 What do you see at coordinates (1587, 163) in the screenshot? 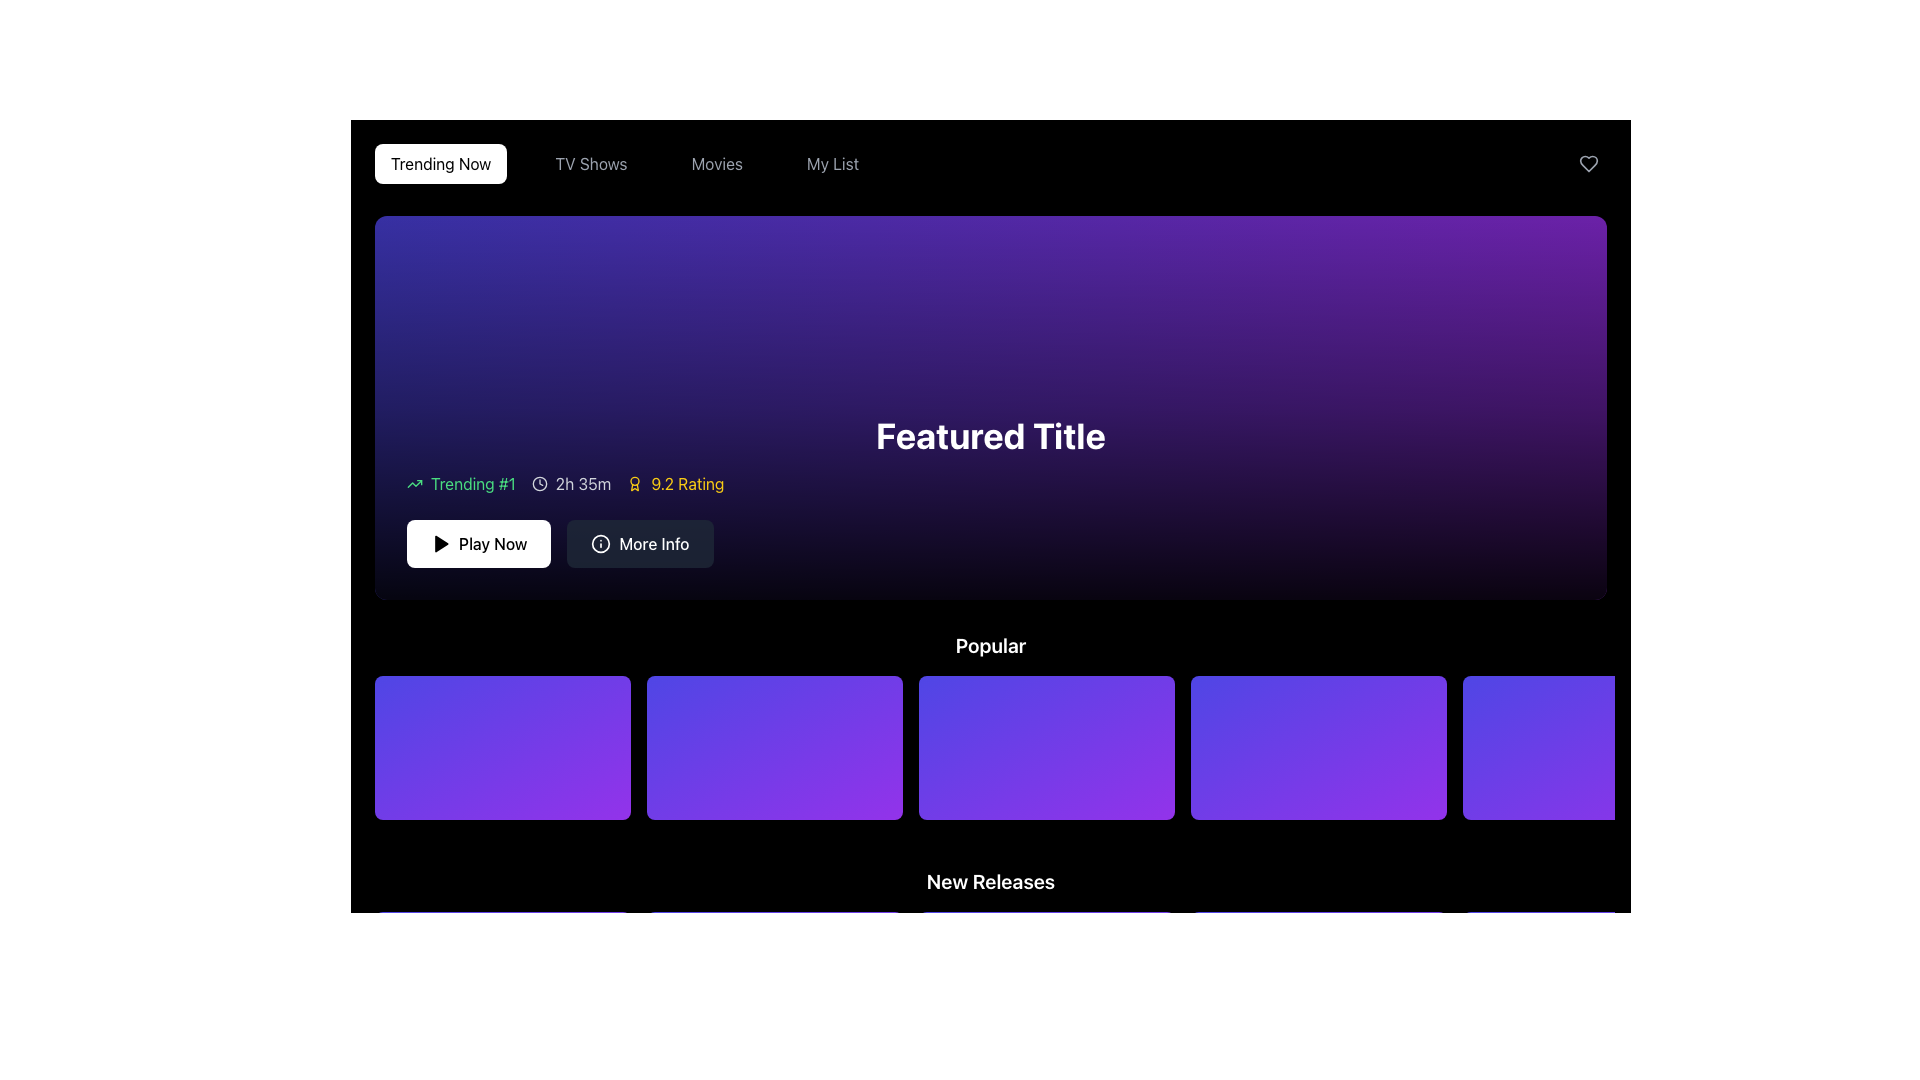
I see `the heart-shaped icon in the far-right corner of the header bar to favorite it` at bounding box center [1587, 163].